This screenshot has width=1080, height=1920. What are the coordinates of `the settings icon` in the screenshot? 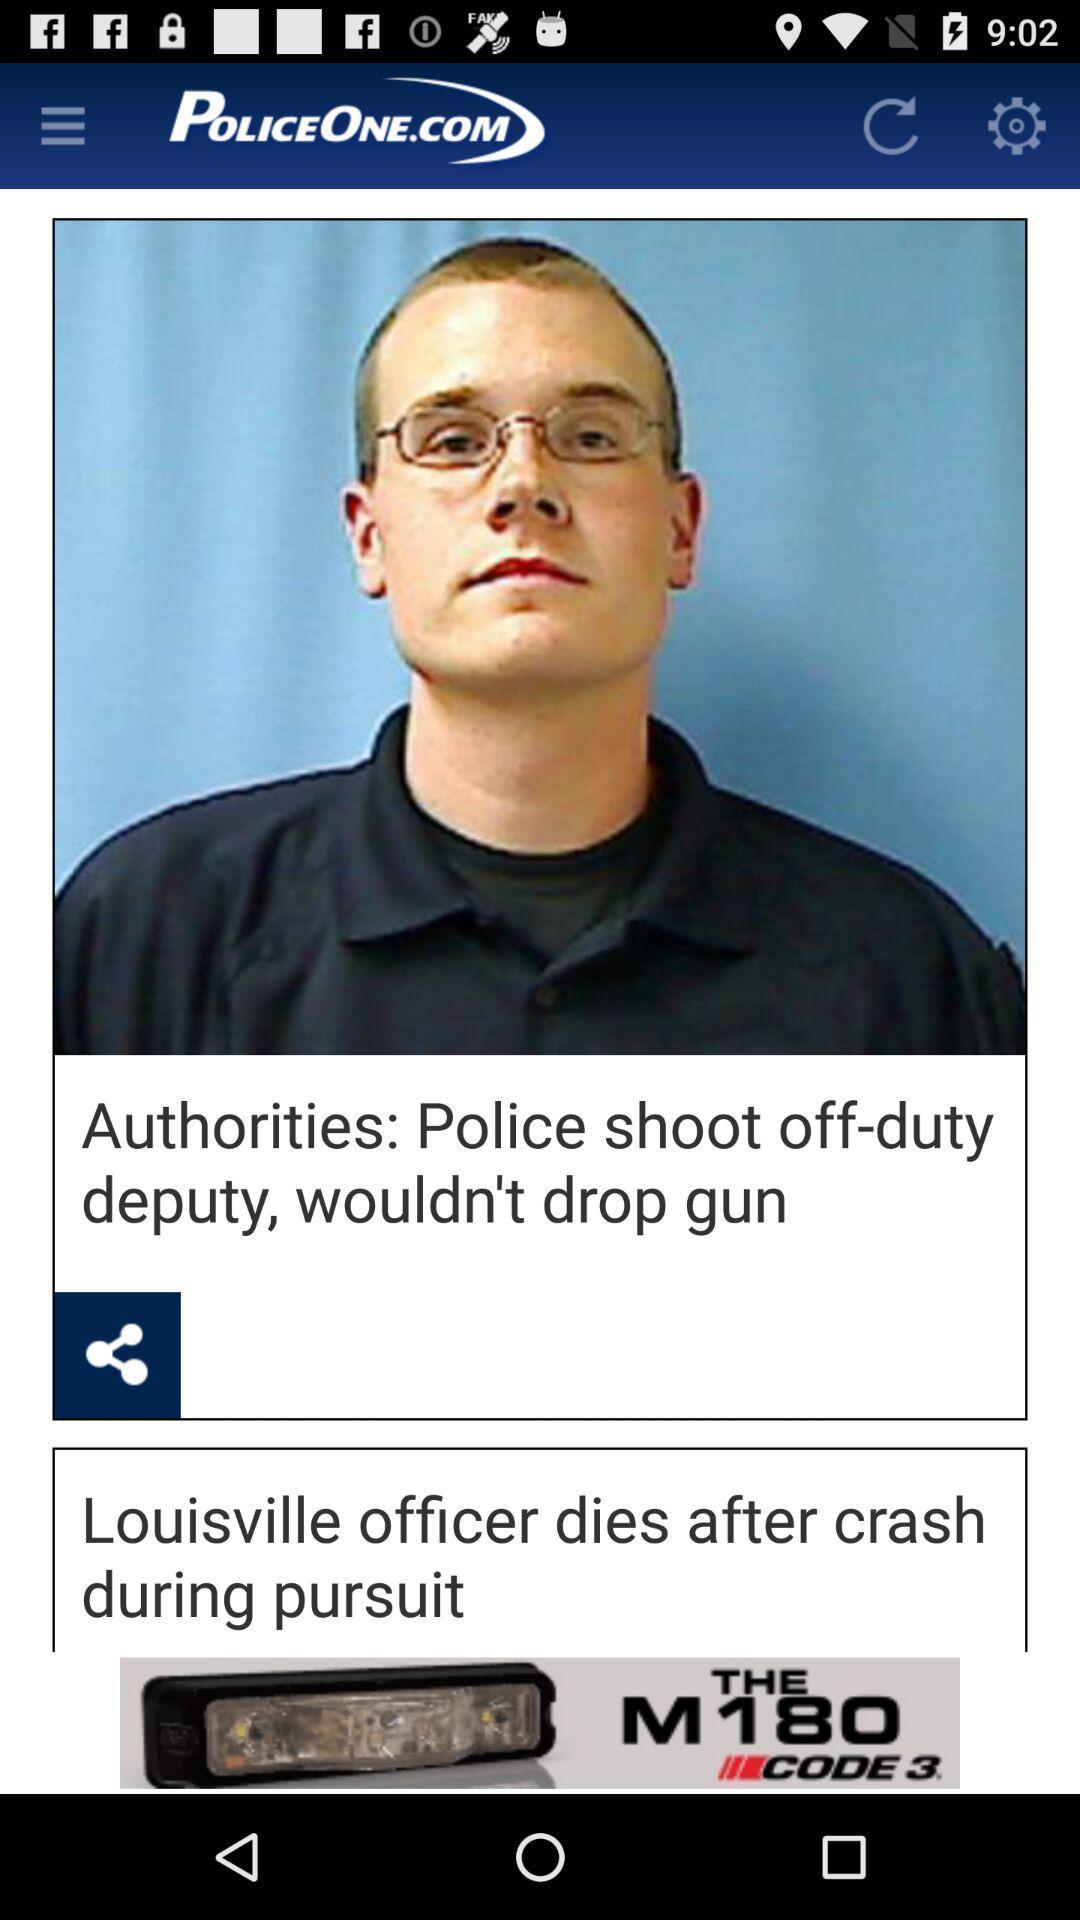 It's located at (1017, 133).